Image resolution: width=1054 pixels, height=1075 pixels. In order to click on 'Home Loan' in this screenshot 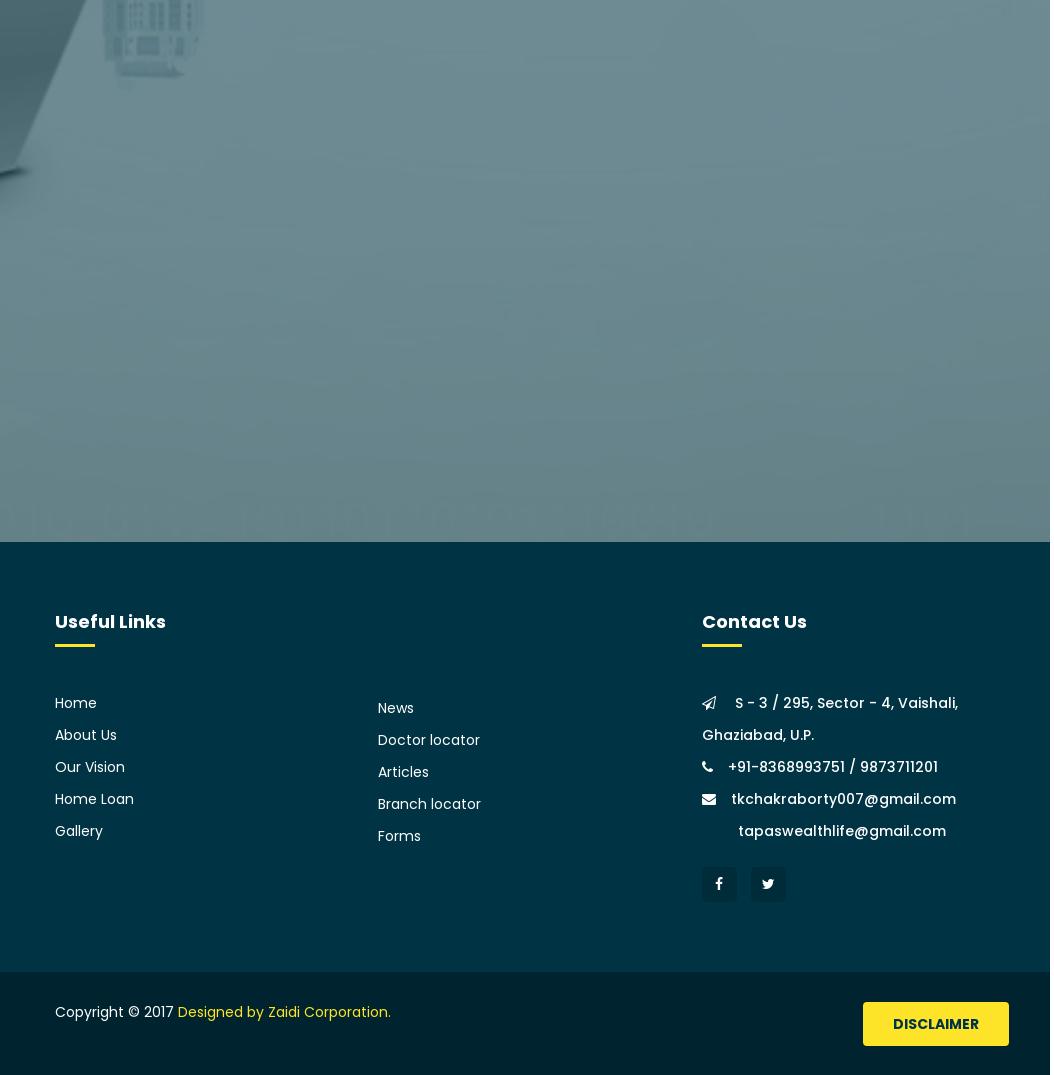, I will do `click(93, 796)`.